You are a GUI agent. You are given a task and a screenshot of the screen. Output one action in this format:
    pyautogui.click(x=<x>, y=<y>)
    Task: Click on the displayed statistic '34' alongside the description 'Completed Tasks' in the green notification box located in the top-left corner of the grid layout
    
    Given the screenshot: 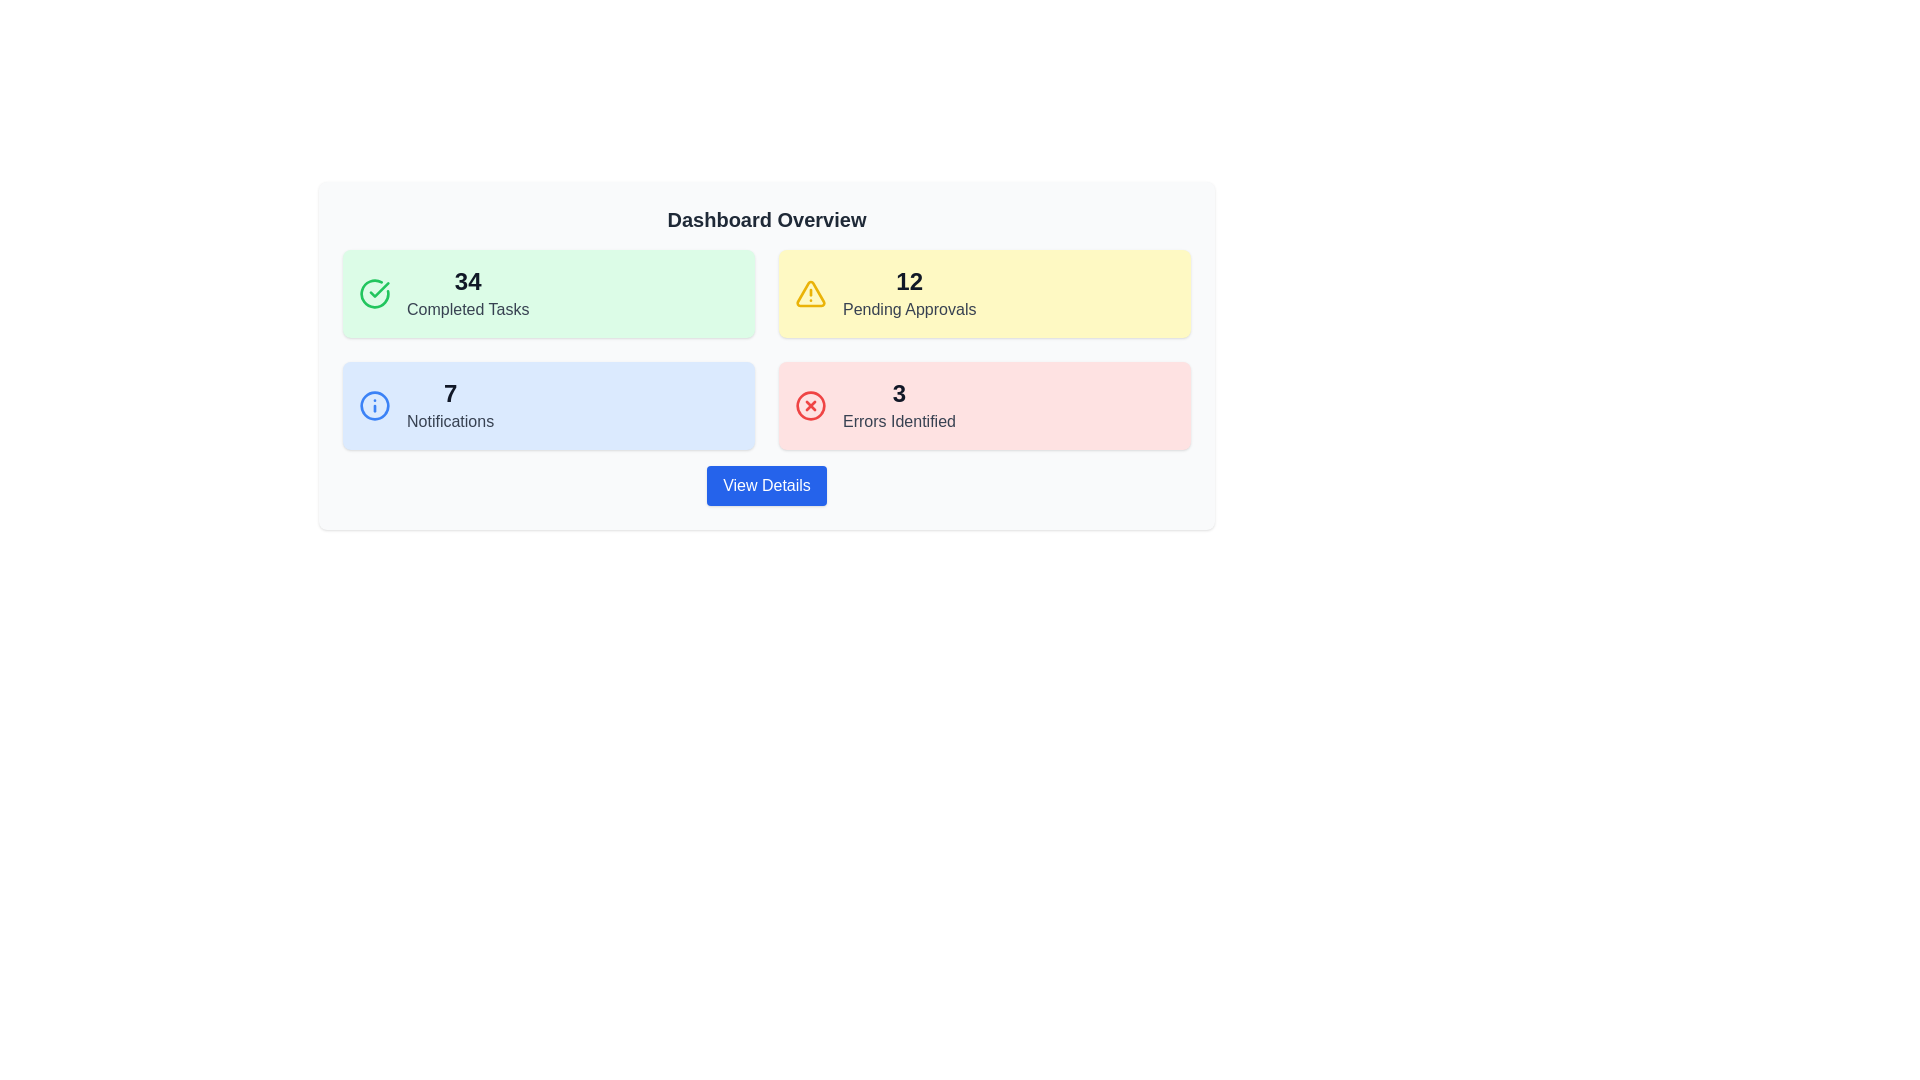 What is the action you would take?
    pyautogui.click(x=467, y=293)
    